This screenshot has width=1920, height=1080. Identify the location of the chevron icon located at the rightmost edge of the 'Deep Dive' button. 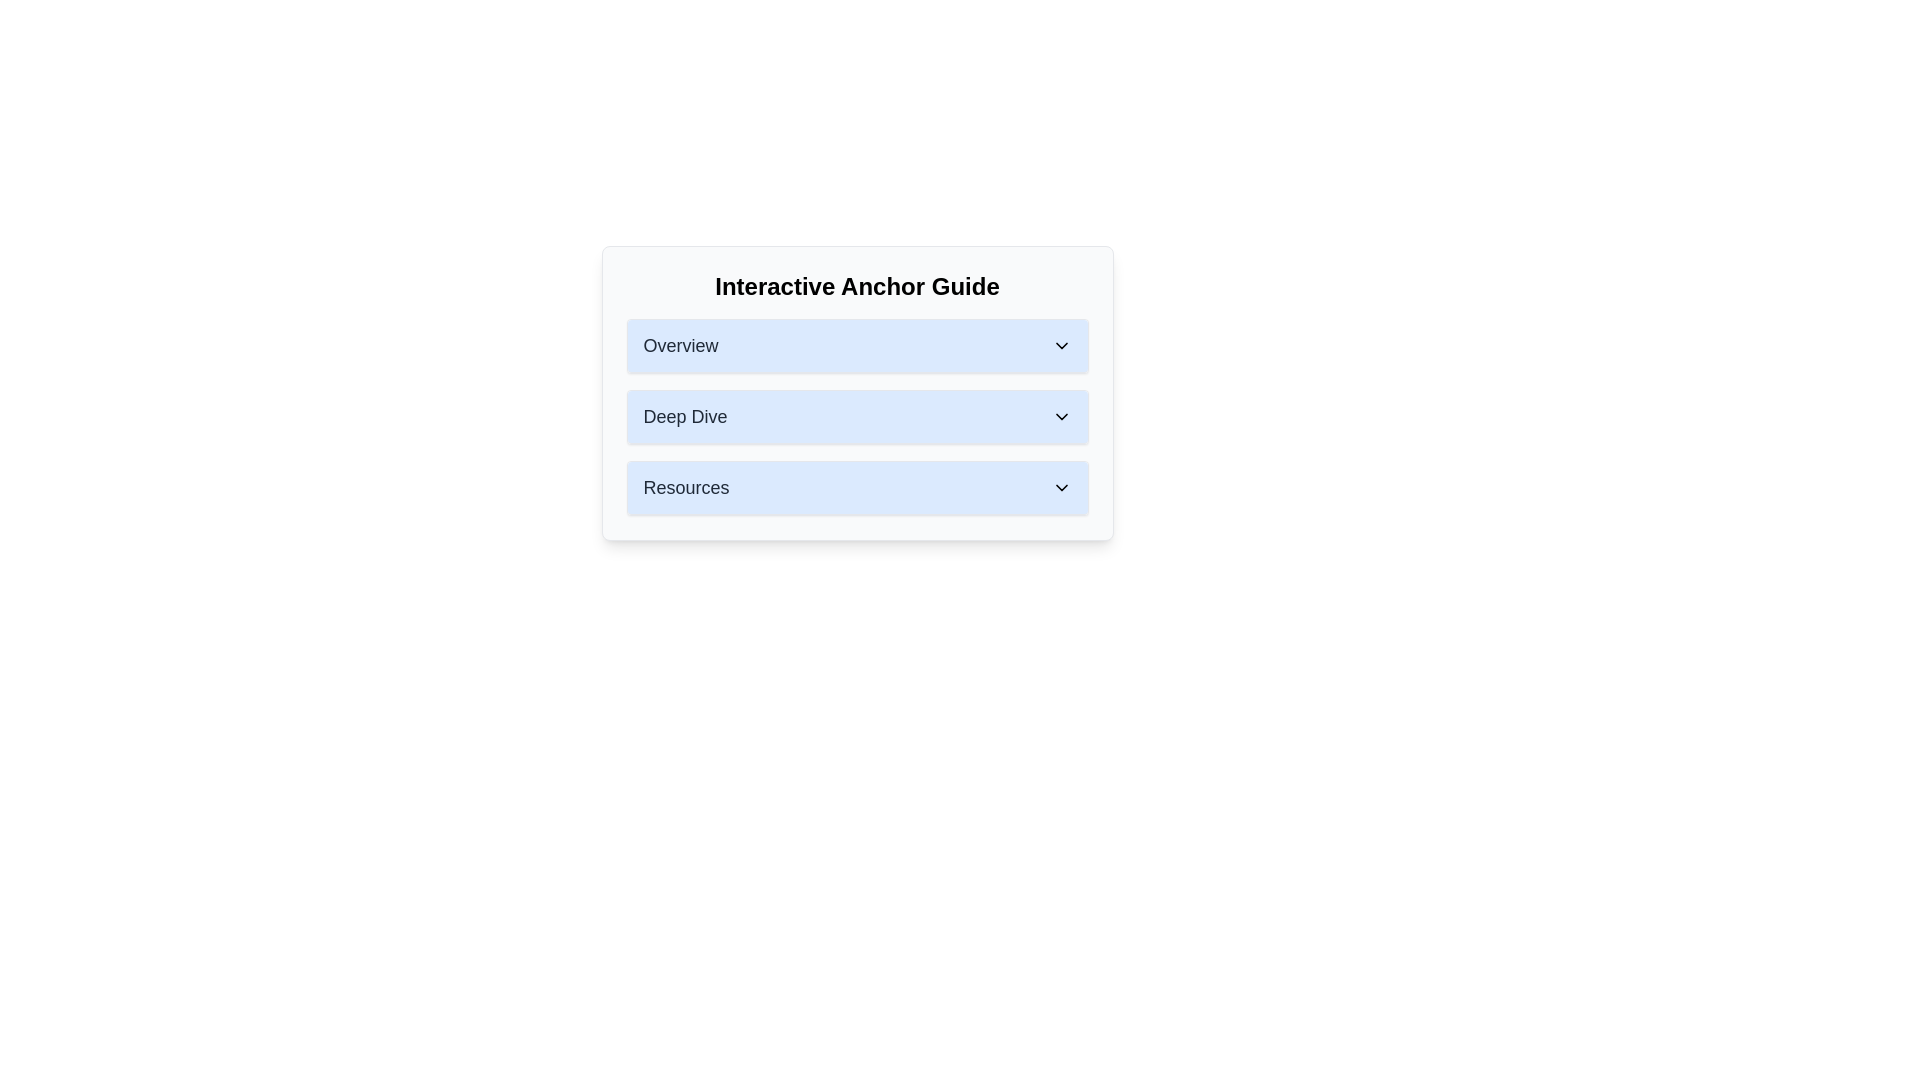
(1060, 415).